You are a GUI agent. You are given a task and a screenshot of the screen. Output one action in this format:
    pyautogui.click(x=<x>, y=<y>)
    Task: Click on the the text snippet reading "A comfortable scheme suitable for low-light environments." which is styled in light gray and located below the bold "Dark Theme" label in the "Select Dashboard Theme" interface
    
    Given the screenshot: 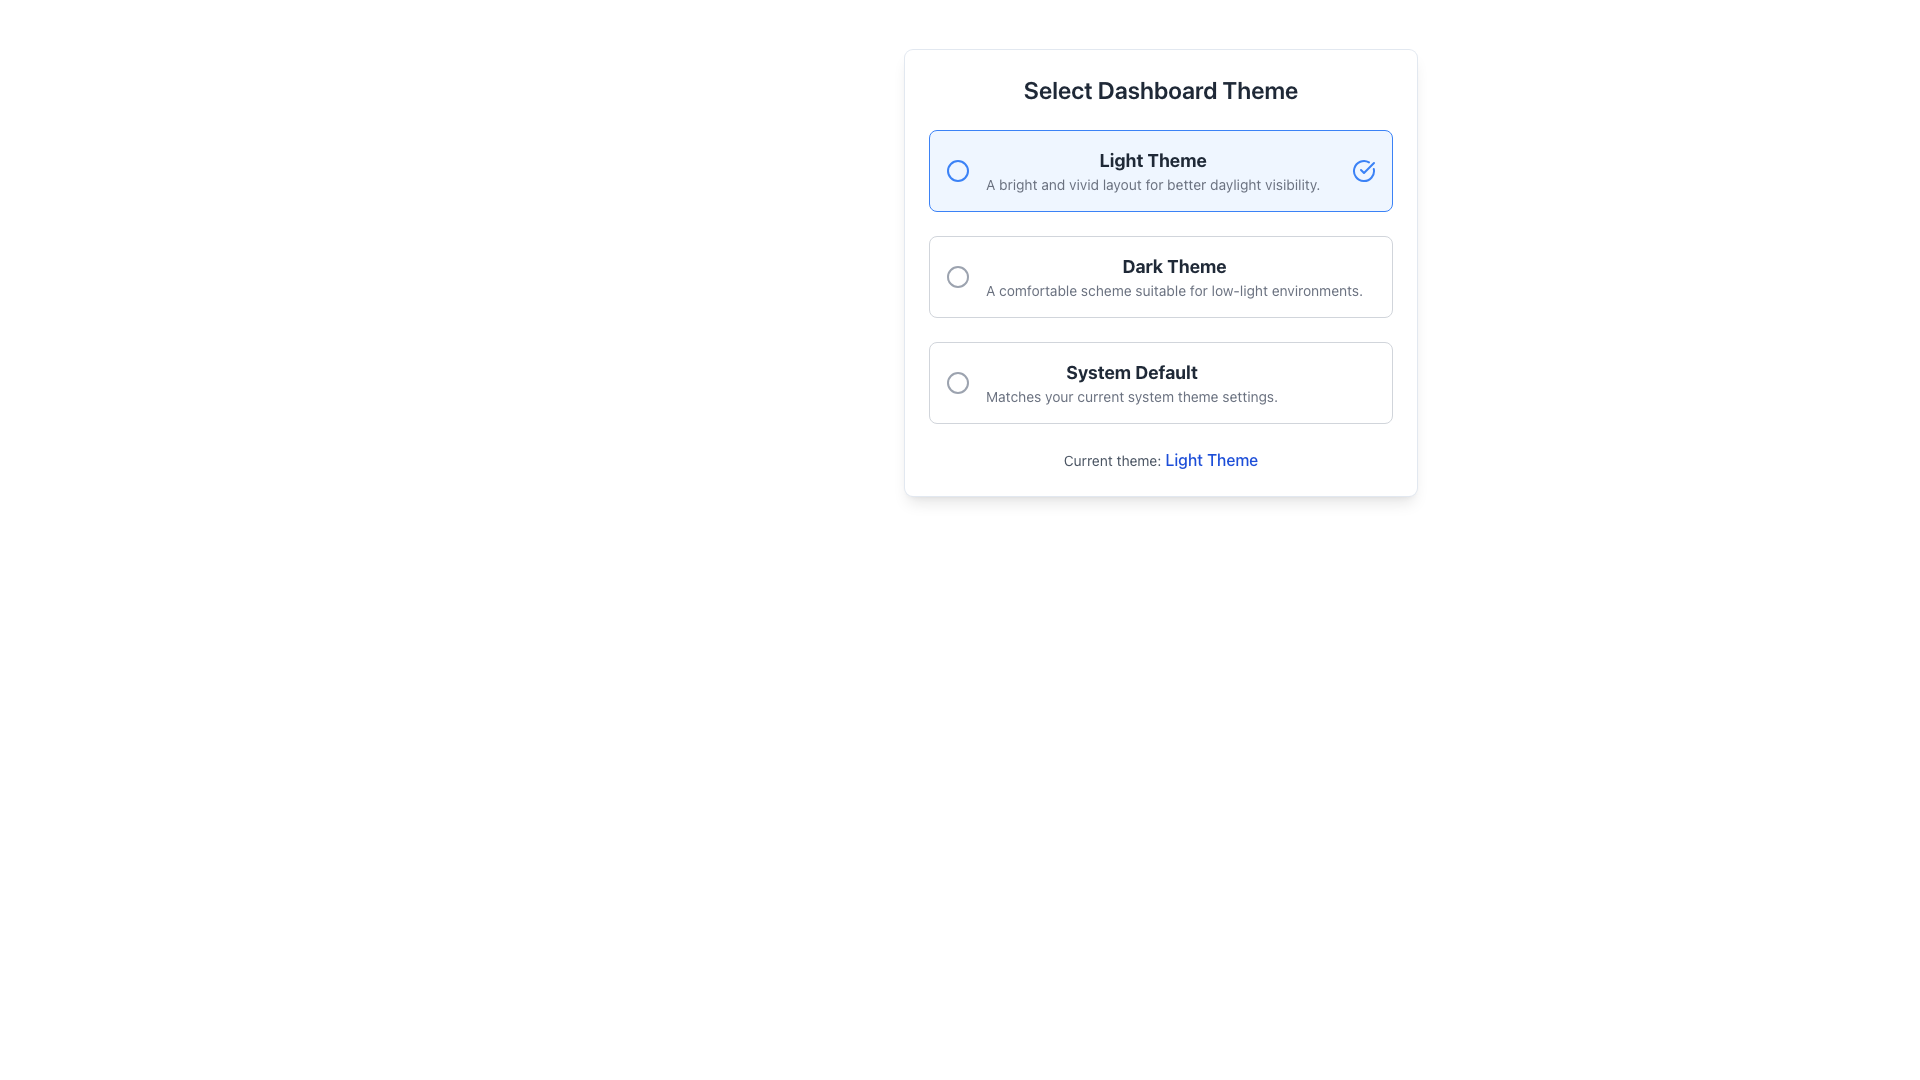 What is the action you would take?
    pyautogui.click(x=1174, y=290)
    